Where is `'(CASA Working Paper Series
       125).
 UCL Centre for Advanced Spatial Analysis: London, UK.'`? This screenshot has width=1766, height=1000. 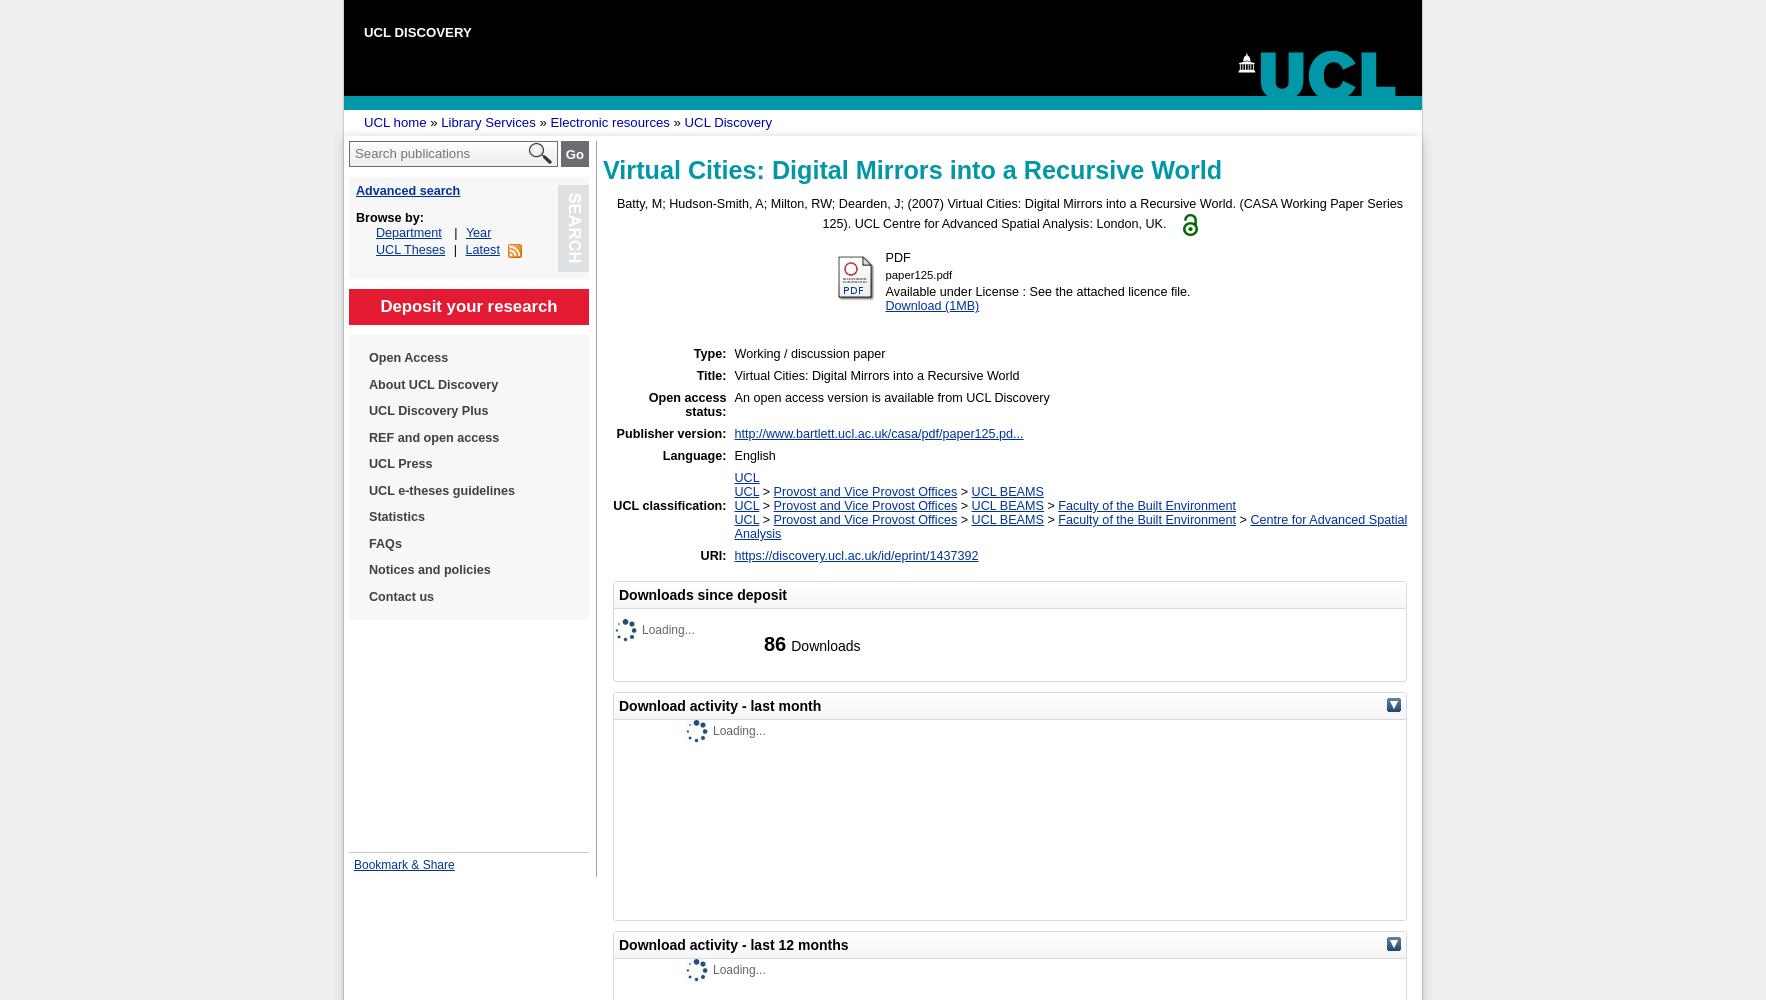 '(CASA Working Paper Series
       125).
 UCL Centre for Advanced Spatial Analysis: London, UK.' is located at coordinates (822, 213).